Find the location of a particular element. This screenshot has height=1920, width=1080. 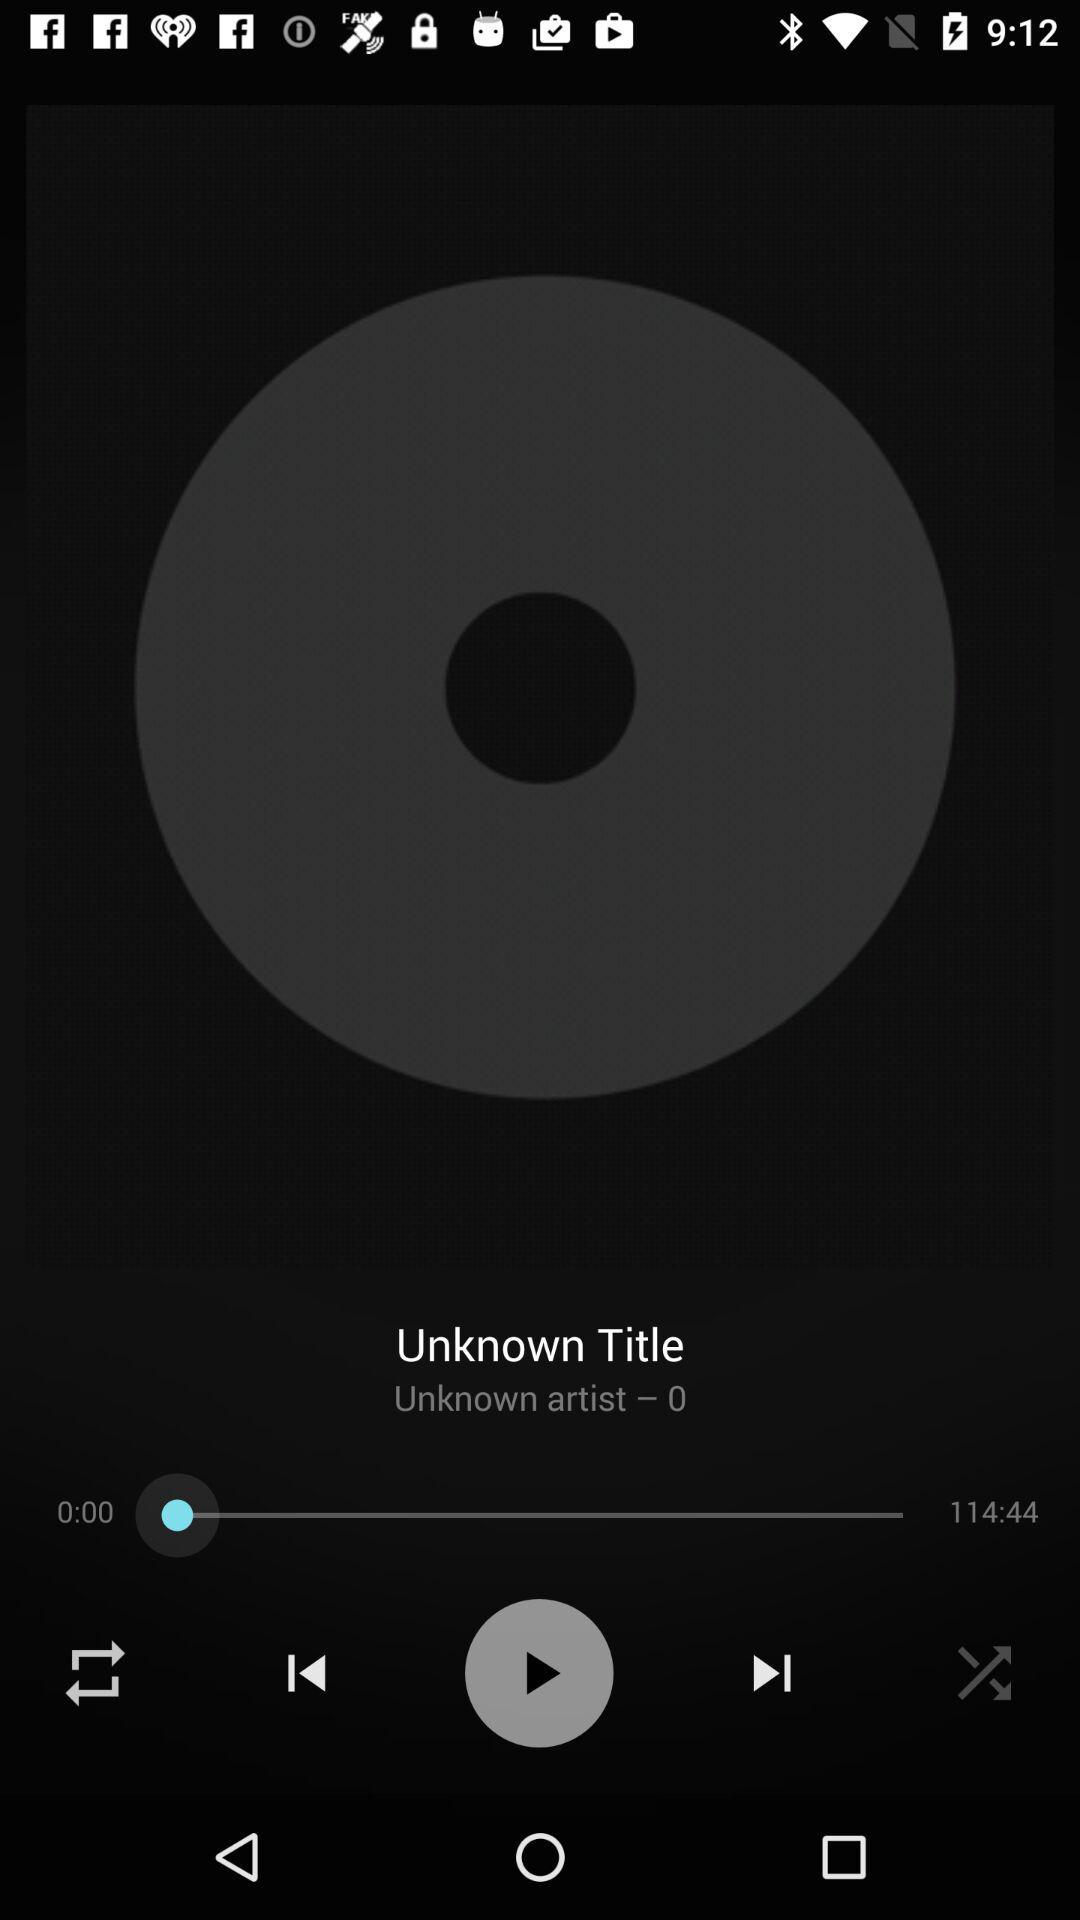

rewind is located at coordinates (306, 1673).